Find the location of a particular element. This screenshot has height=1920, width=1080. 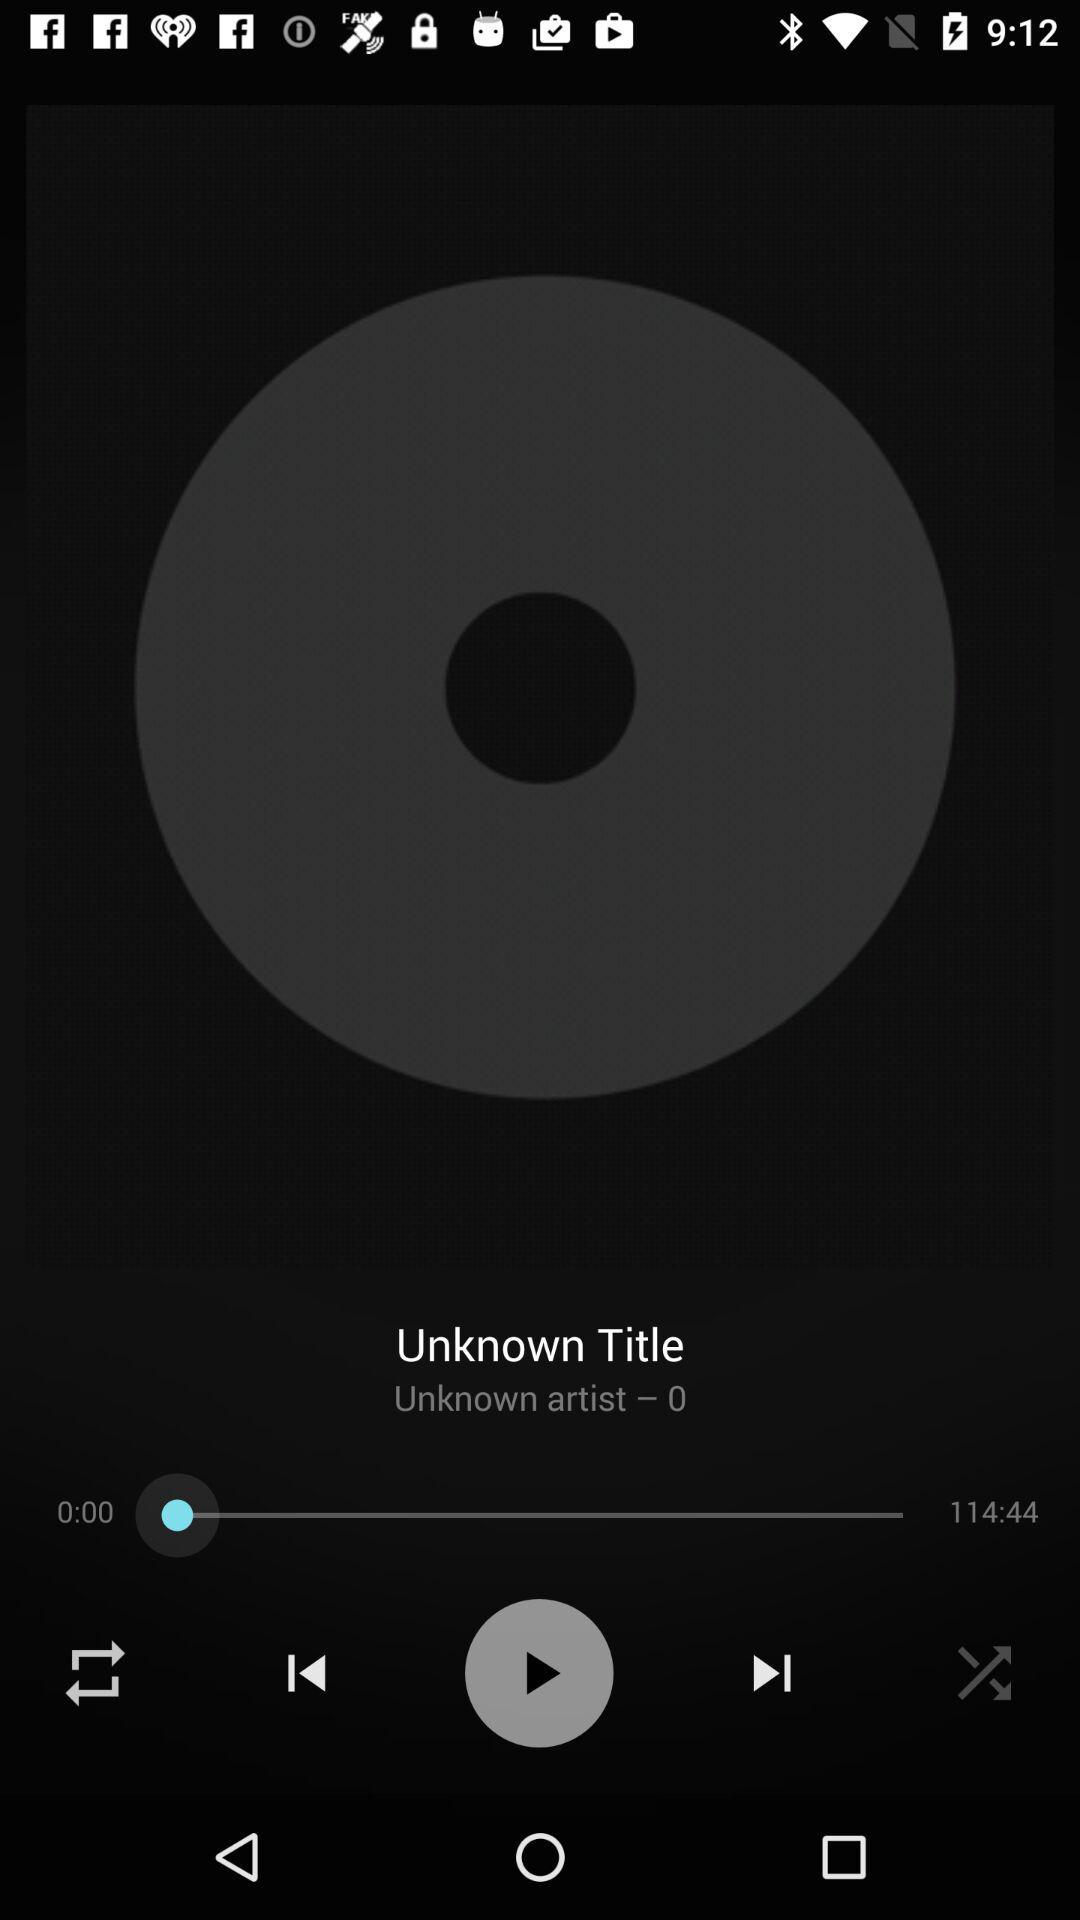

rewind is located at coordinates (306, 1673).